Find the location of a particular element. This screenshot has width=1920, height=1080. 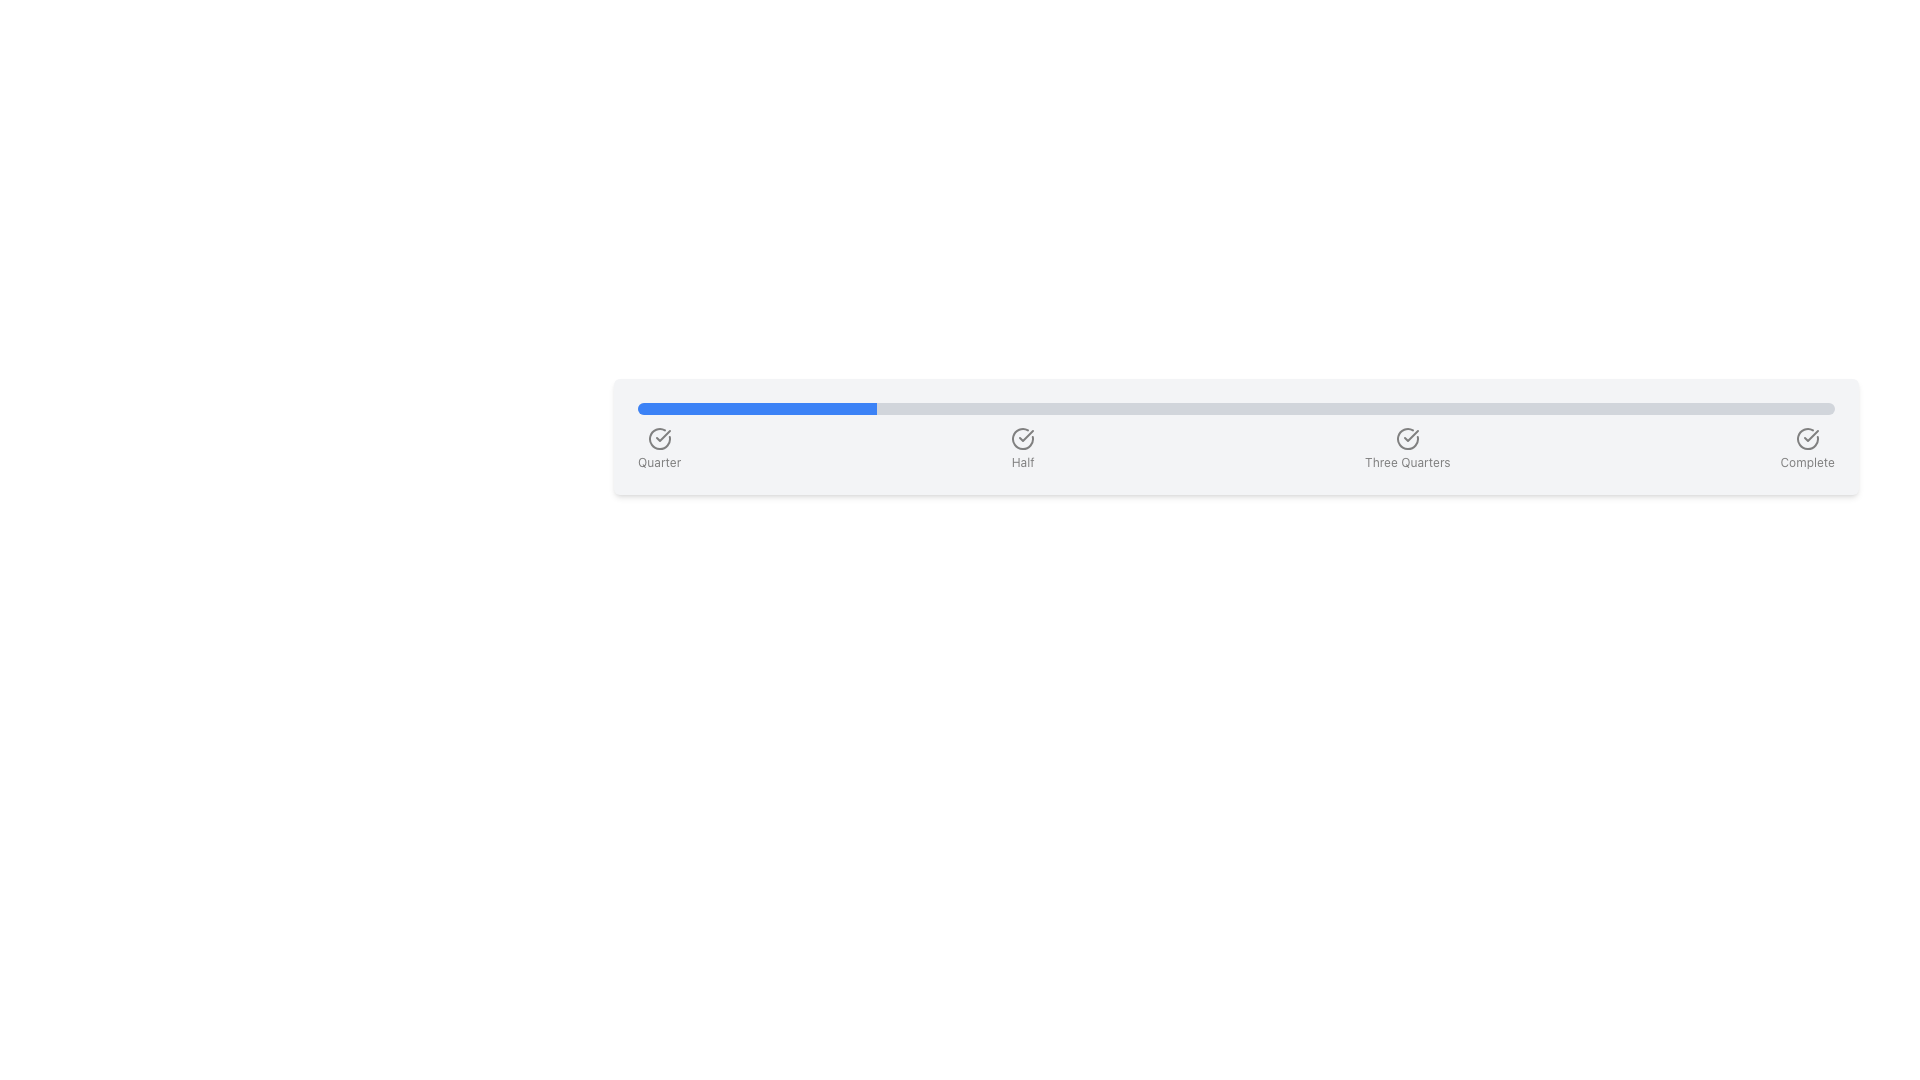

the circular icon with a check mark inside it, which is the third icon in the horizontal progress indicator above the text 'Three Quarters.' is located at coordinates (1406, 438).